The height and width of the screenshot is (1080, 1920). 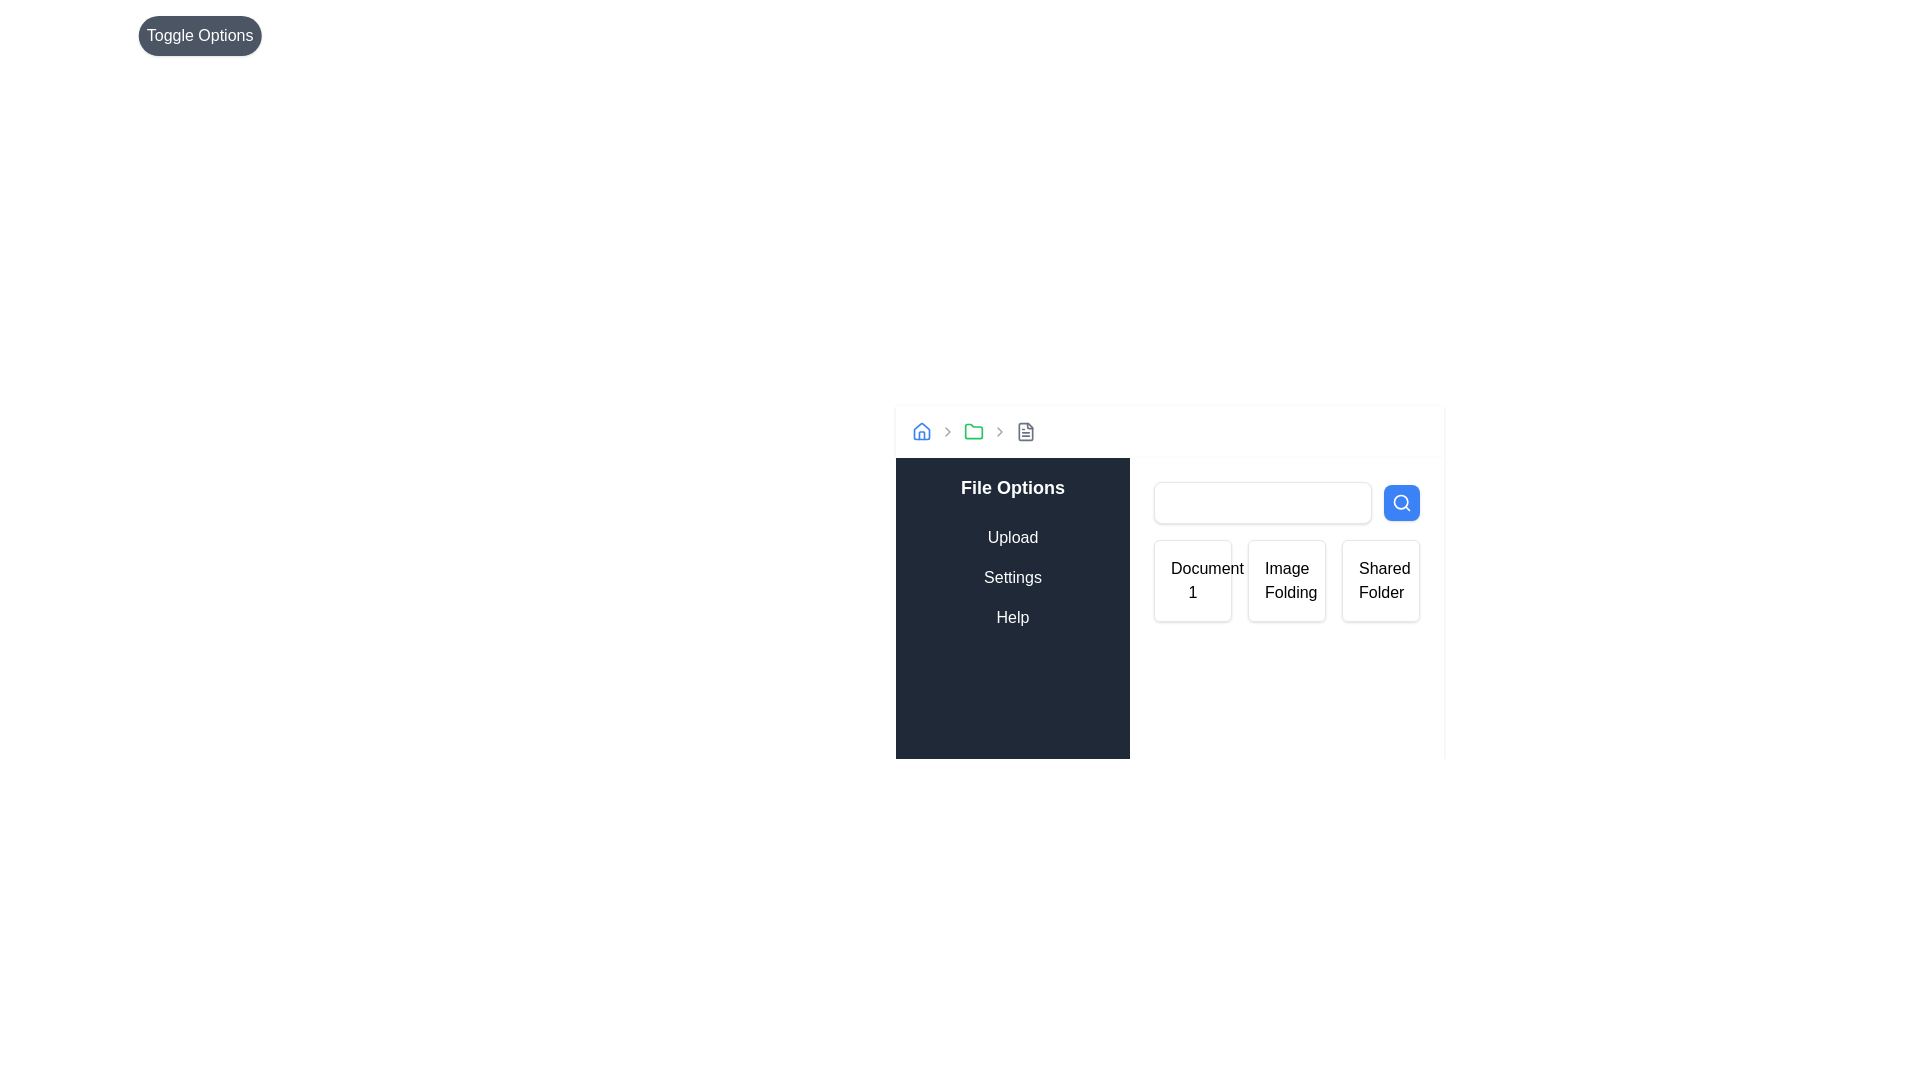 What do you see at coordinates (1286, 581) in the screenshot?
I see `the 'Image Folding' button, which is a rectangular button with rounded corners, white background, and black text displayed in two lines, to observe any hover effects` at bounding box center [1286, 581].